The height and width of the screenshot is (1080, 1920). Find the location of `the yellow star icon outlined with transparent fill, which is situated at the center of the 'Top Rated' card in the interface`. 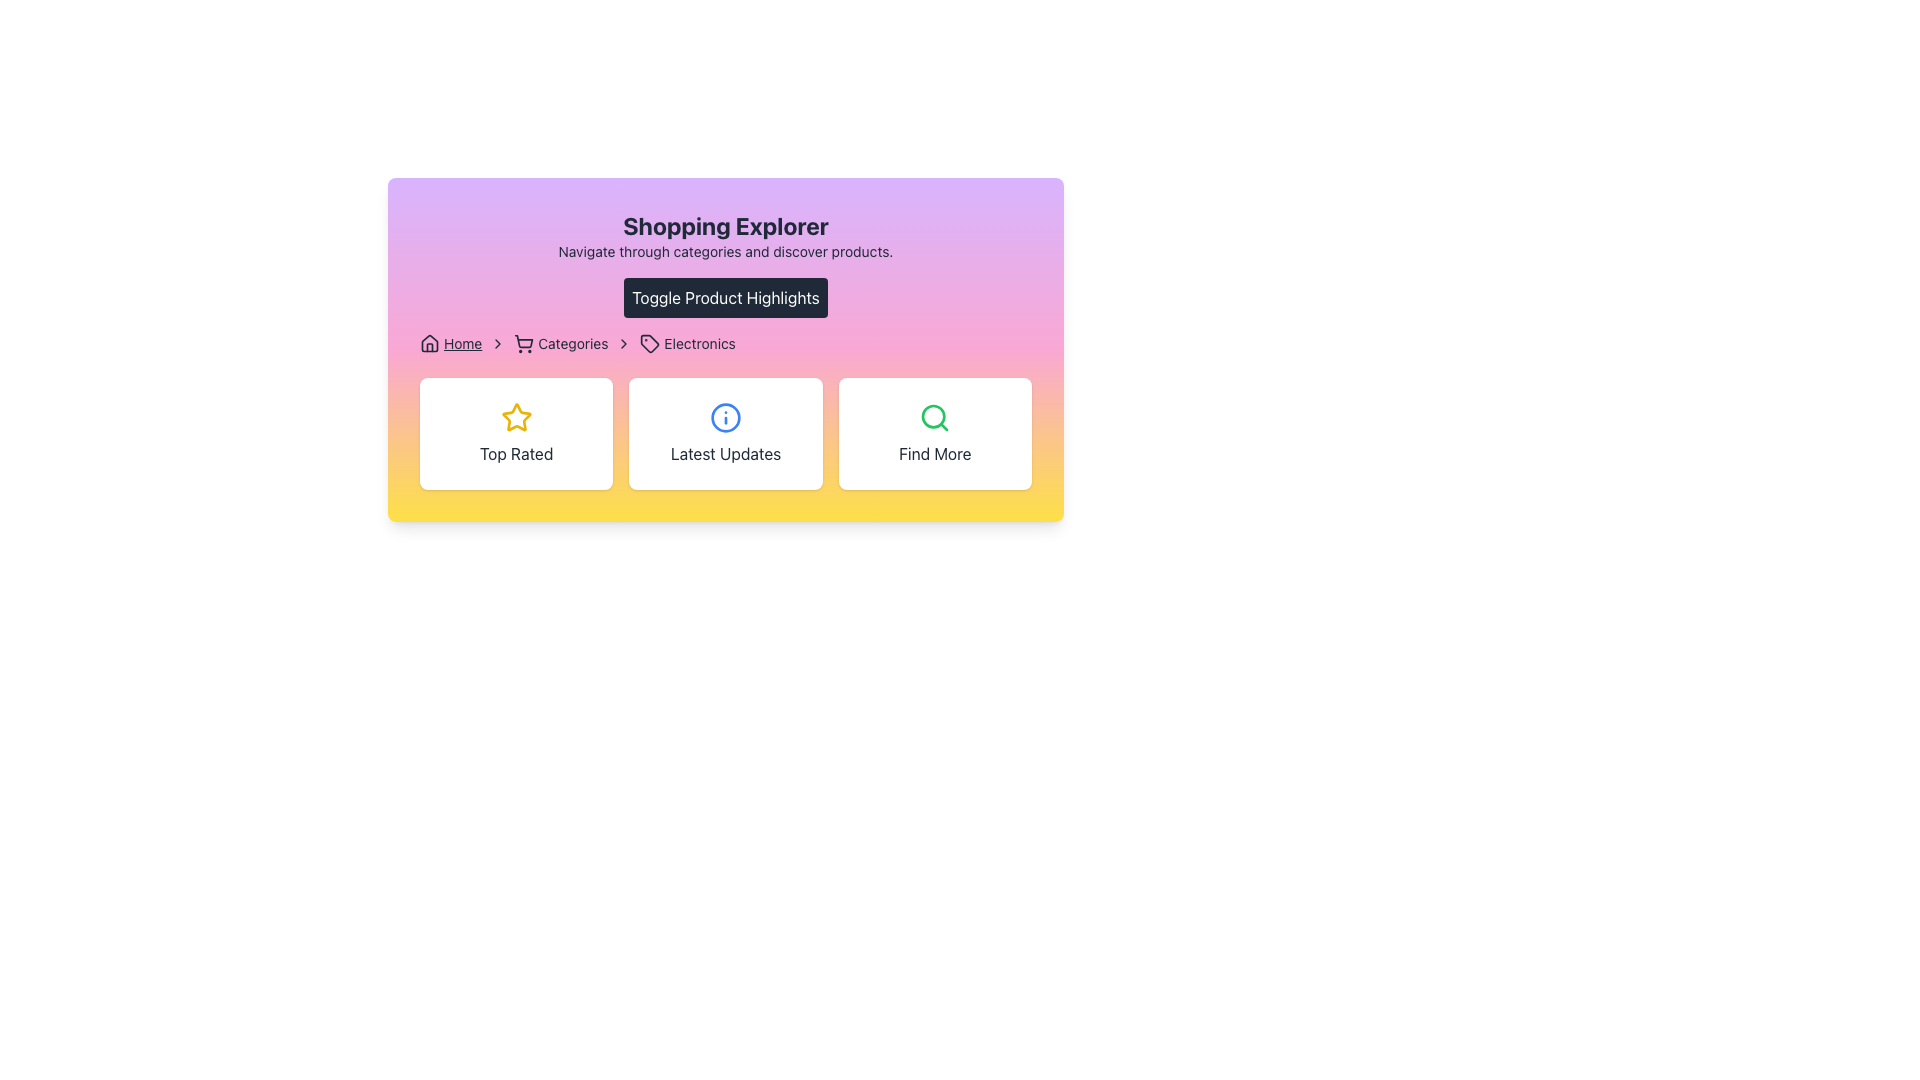

the yellow star icon outlined with transparent fill, which is situated at the center of the 'Top Rated' card in the interface is located at coordinates (516, 416).